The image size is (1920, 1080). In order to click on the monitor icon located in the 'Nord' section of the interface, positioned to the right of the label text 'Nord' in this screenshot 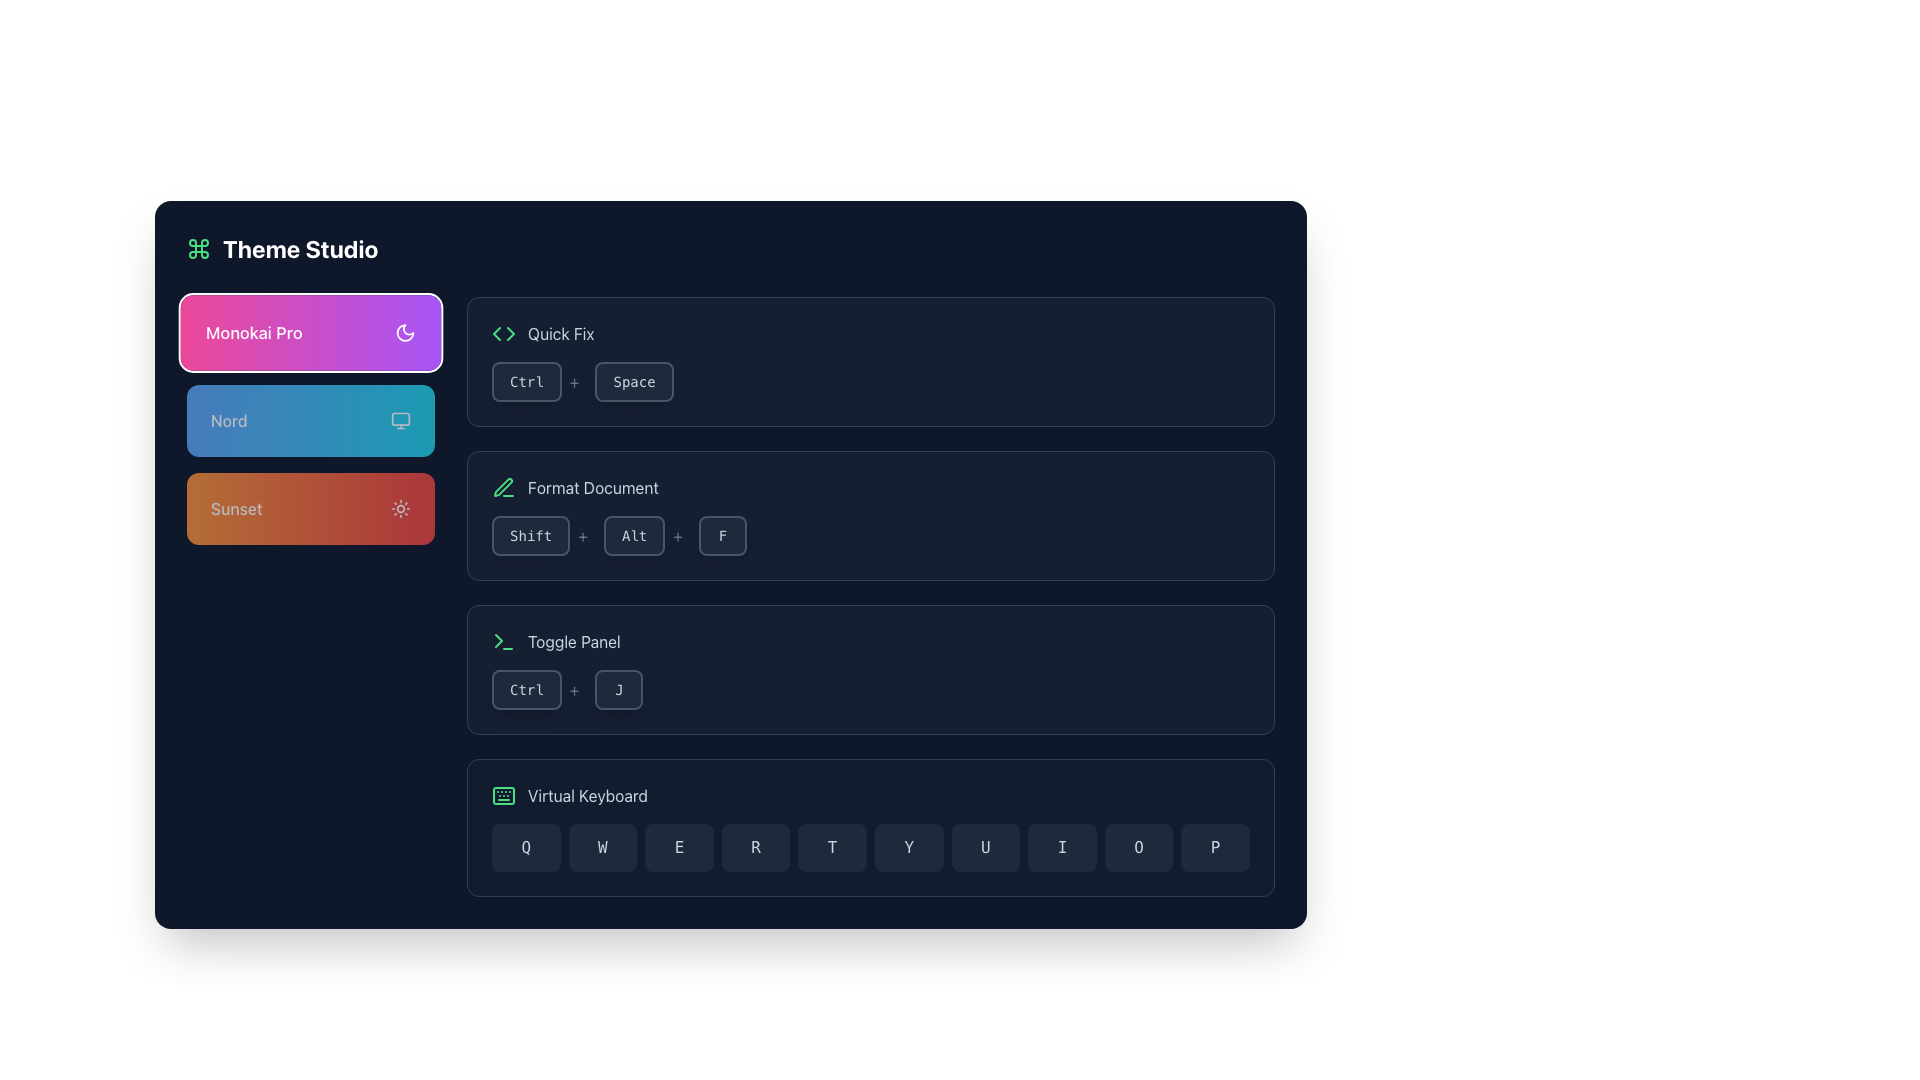, I will do `click(400, 419)`.